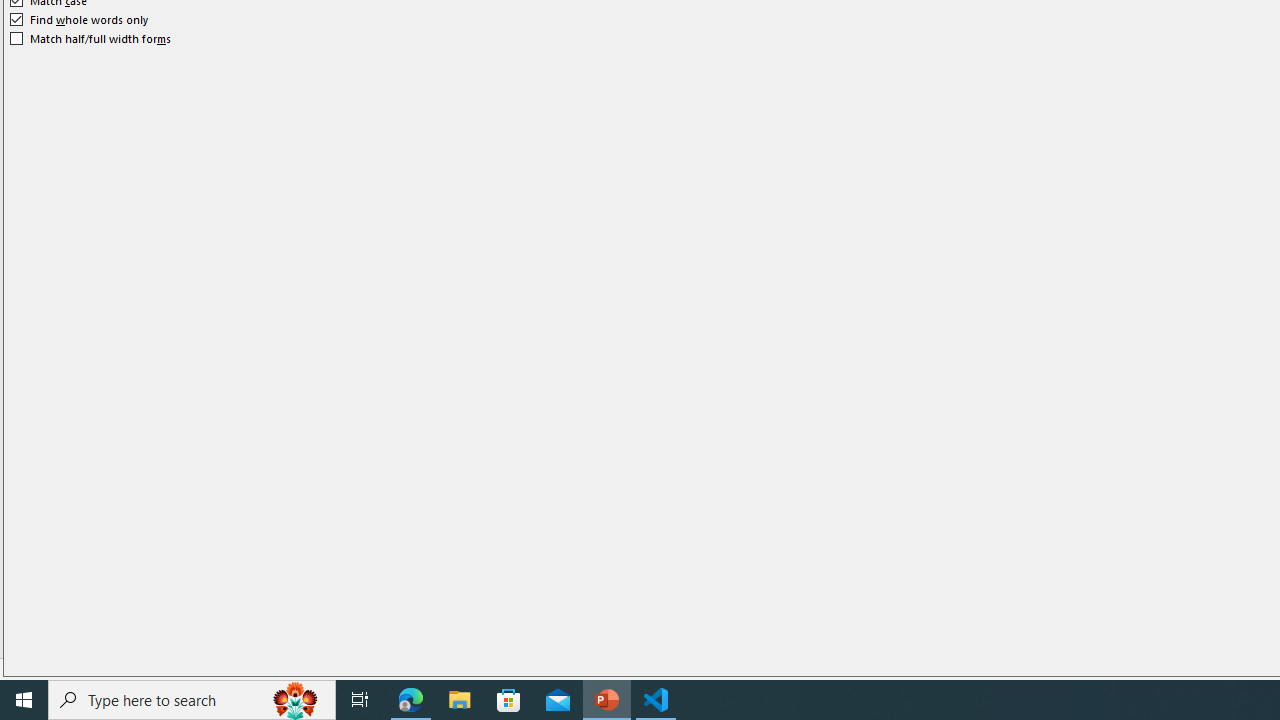 This screenshot has height=720, width=1280. I want to click on 'Match half/full width forms', so click(90, 38).